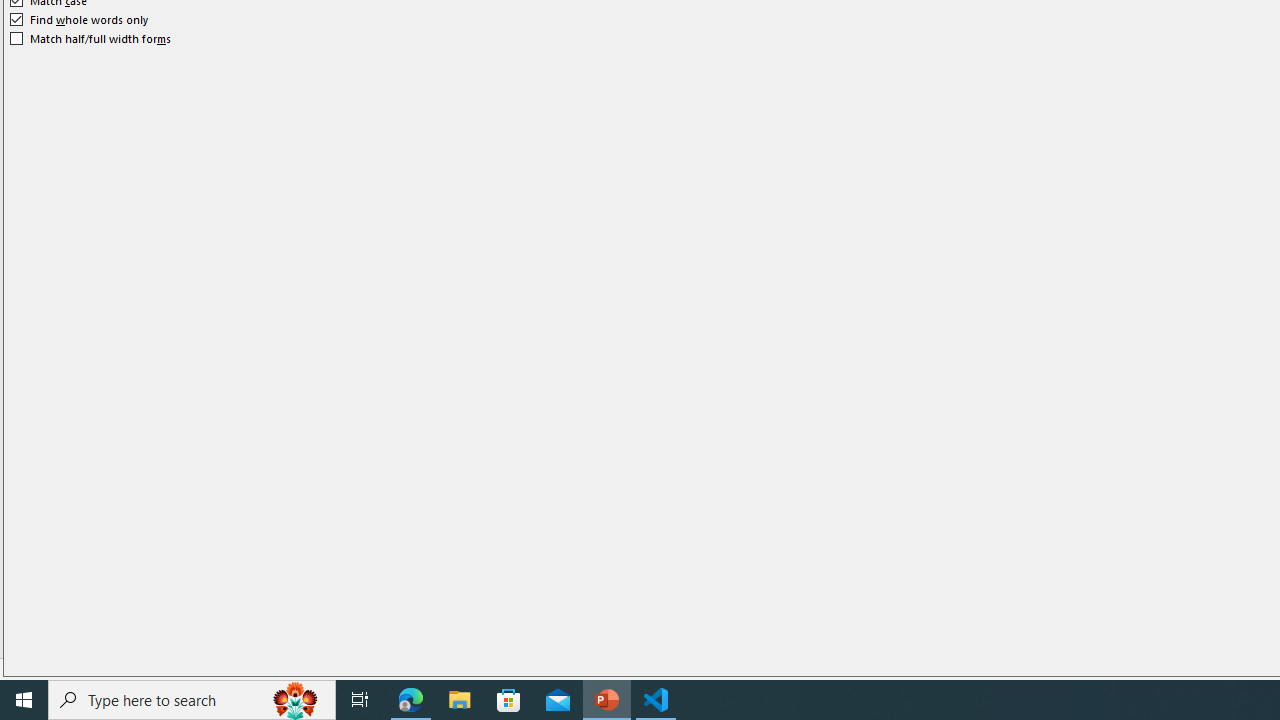 This screenshot has height=720, width=1280. I want to click on 'Match half/full width forms', so click(90, 38).